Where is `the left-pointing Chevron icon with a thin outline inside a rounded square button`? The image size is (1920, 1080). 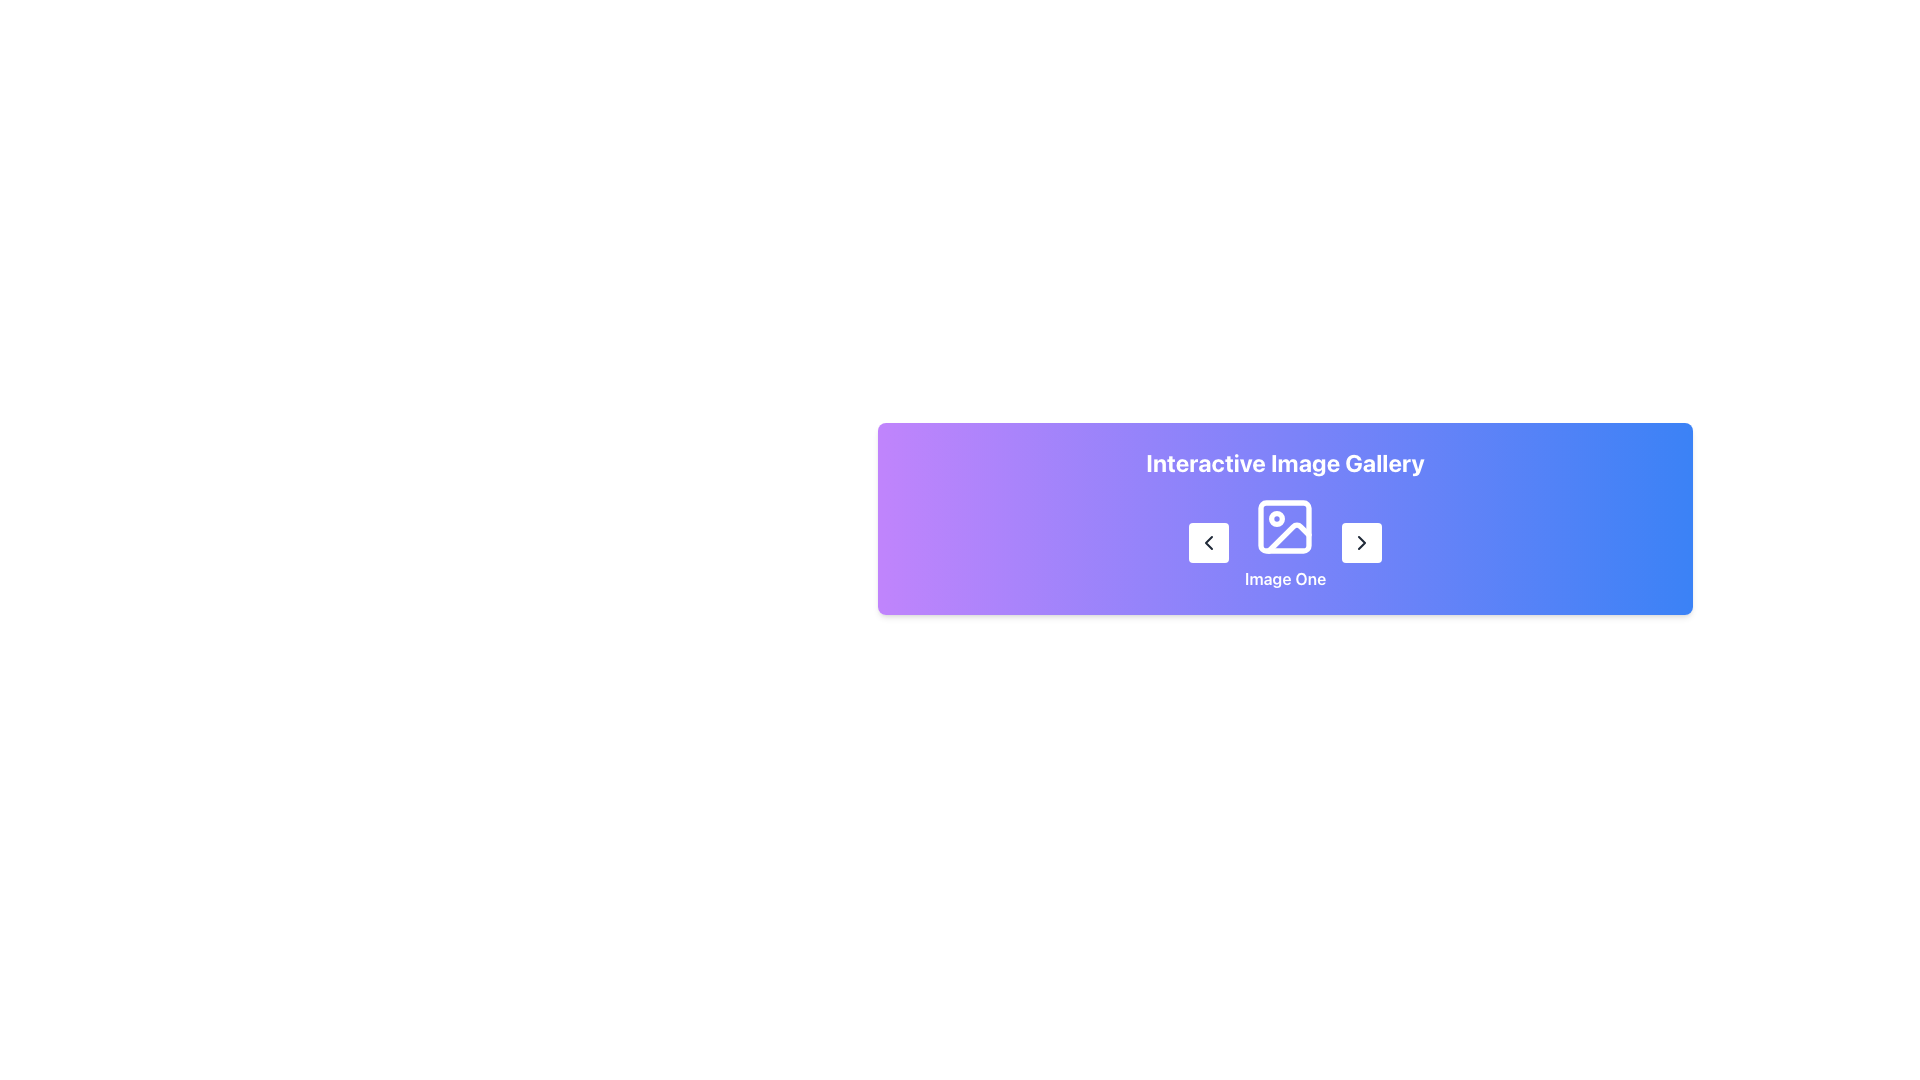
the left-pointing Chevron icon with a thin outline inside a rounded square button is located at coordinates (1207, 543).